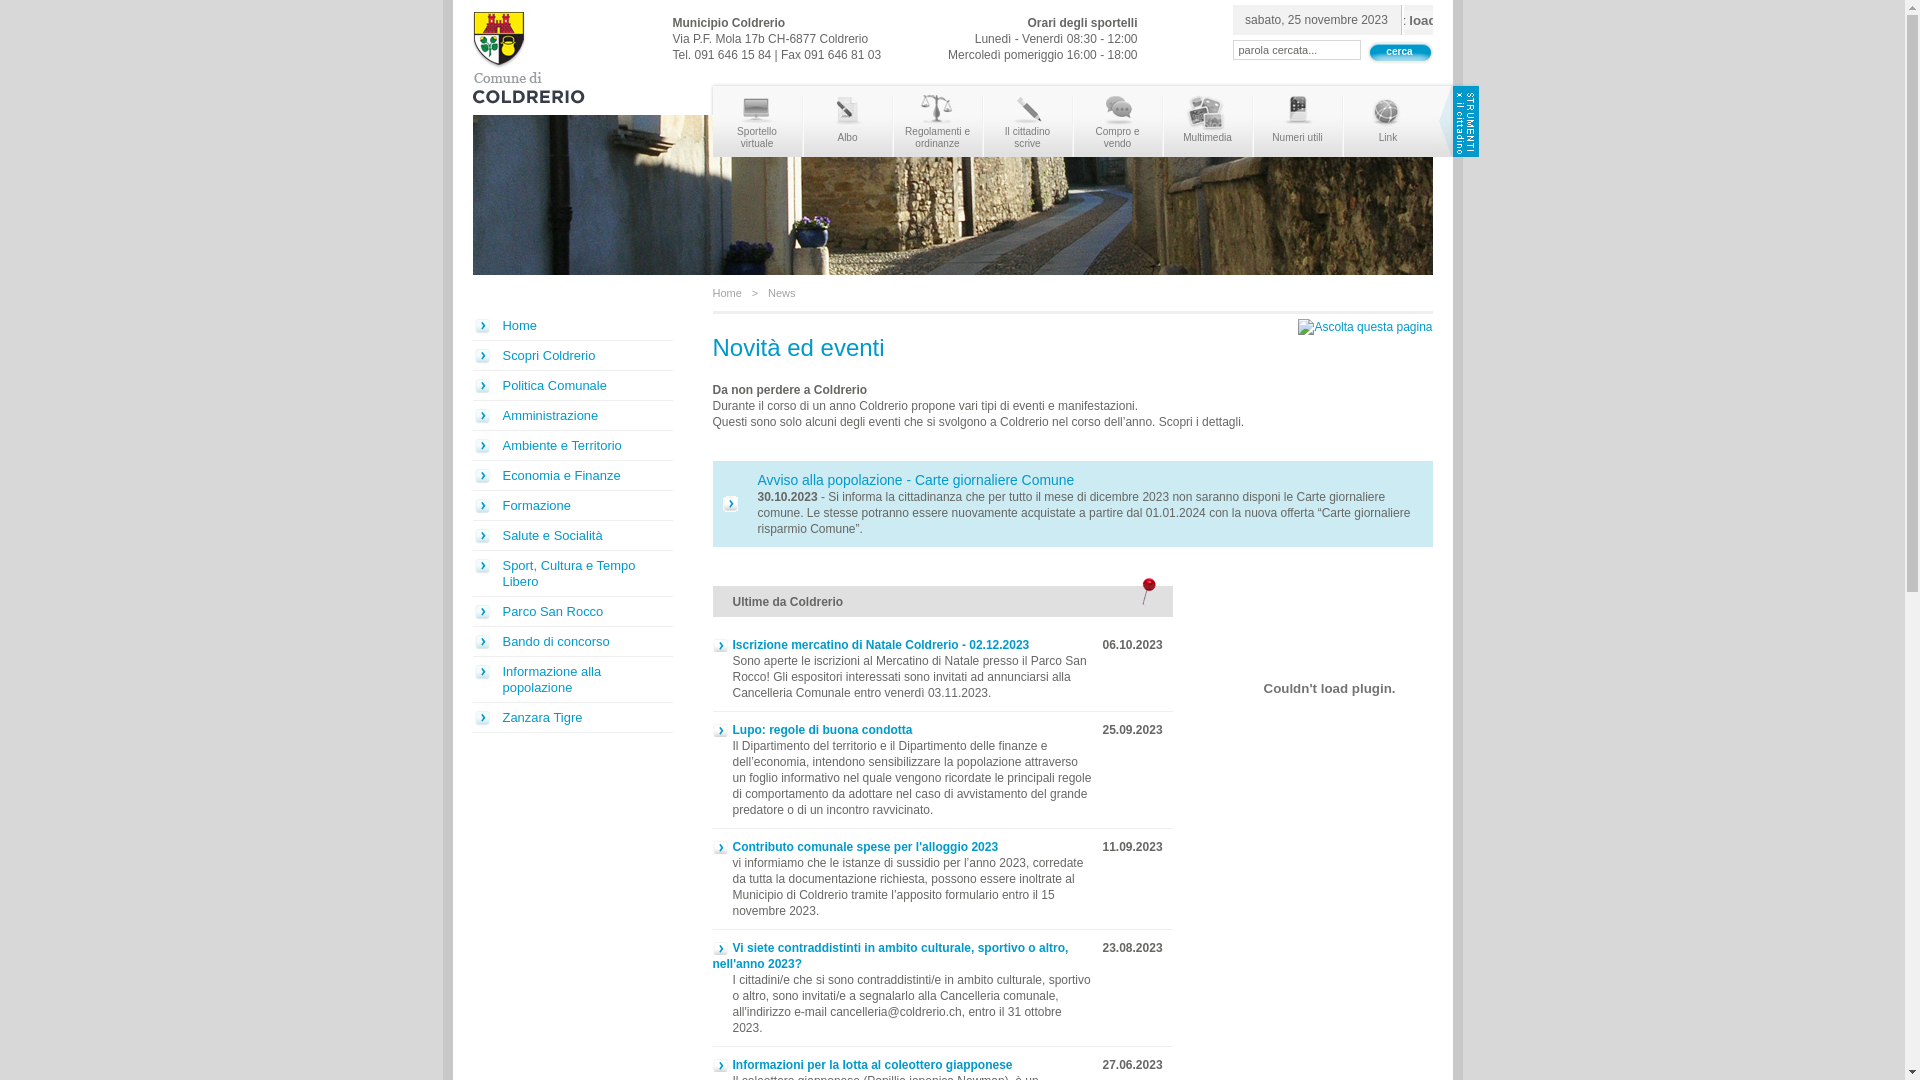  I want to click on 'Zanzara Tigre', so click(470, 716).